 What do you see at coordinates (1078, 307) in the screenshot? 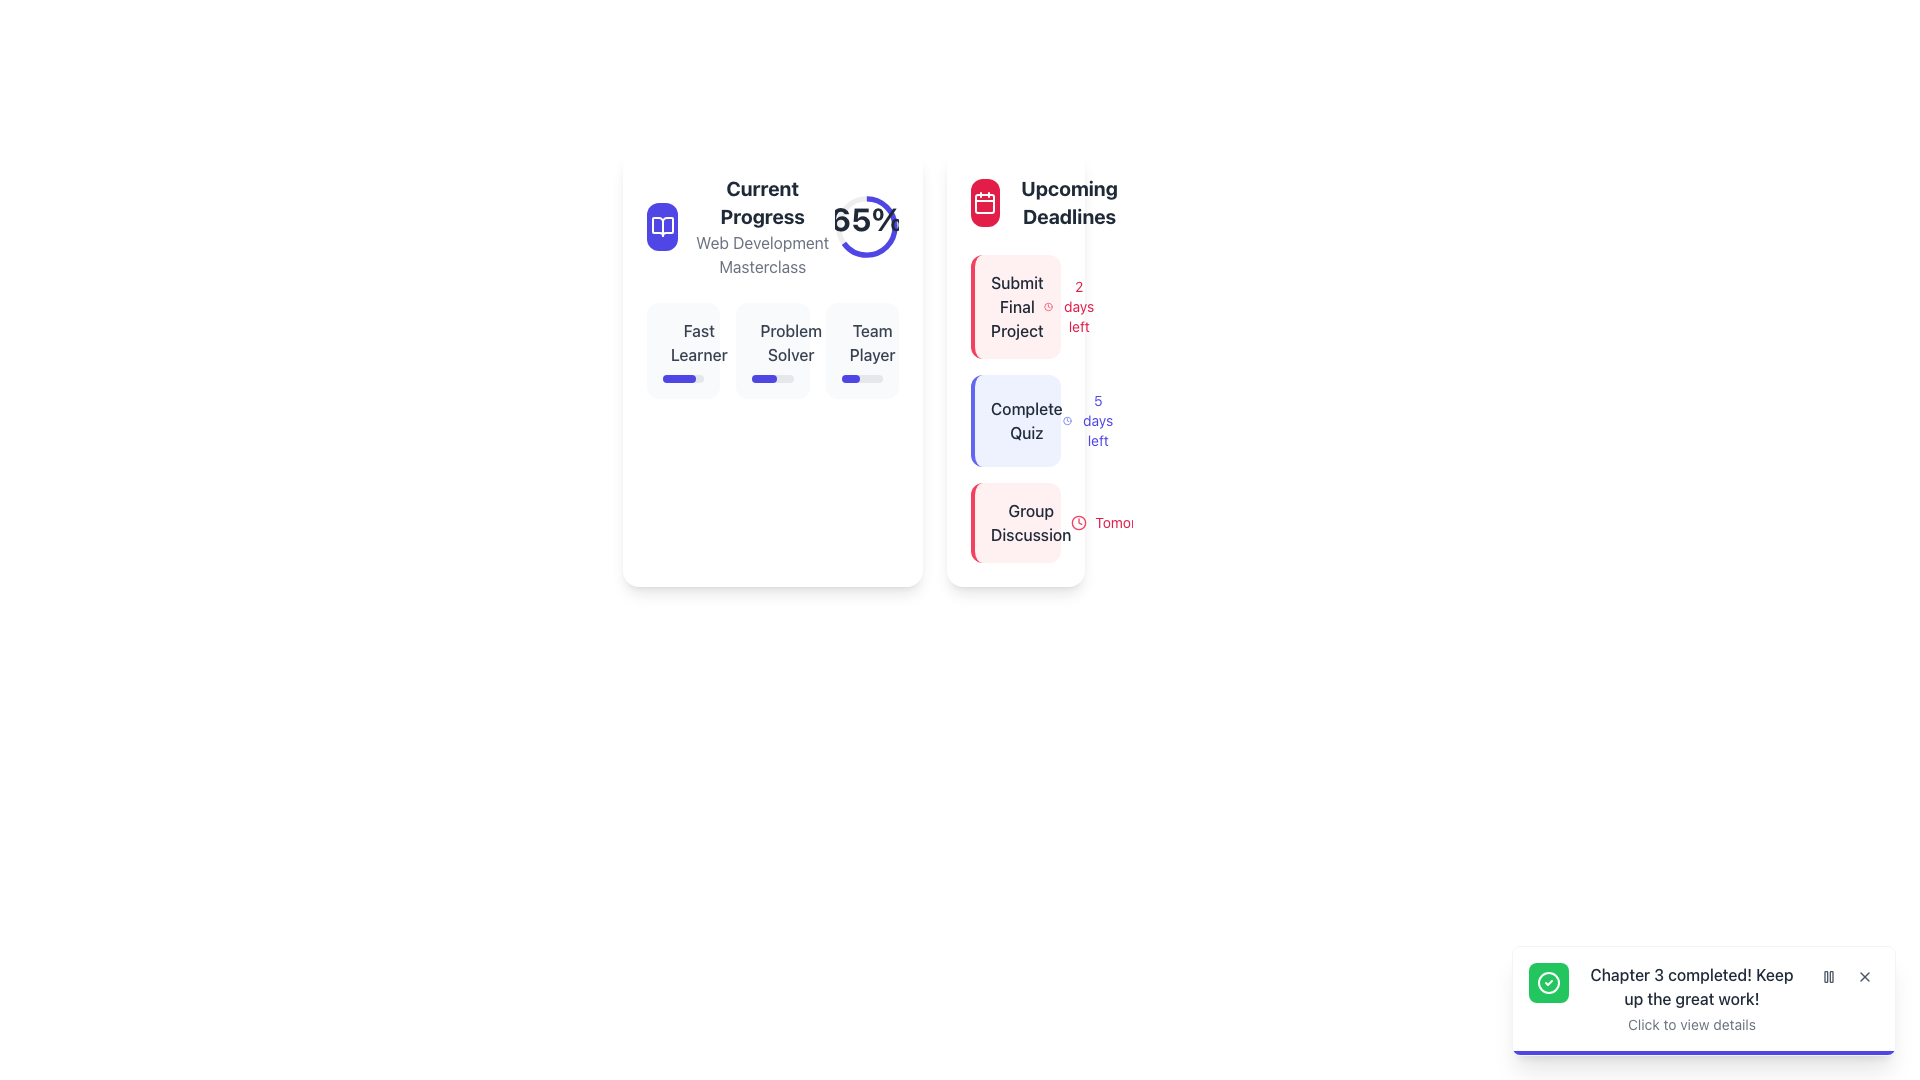
I see `text from the Text Label displaying '2 days left', which is styled in small-font-size and rose red color, positioned to the right of the 'Submit Final Project' label` at bounding box center [1078, 307].